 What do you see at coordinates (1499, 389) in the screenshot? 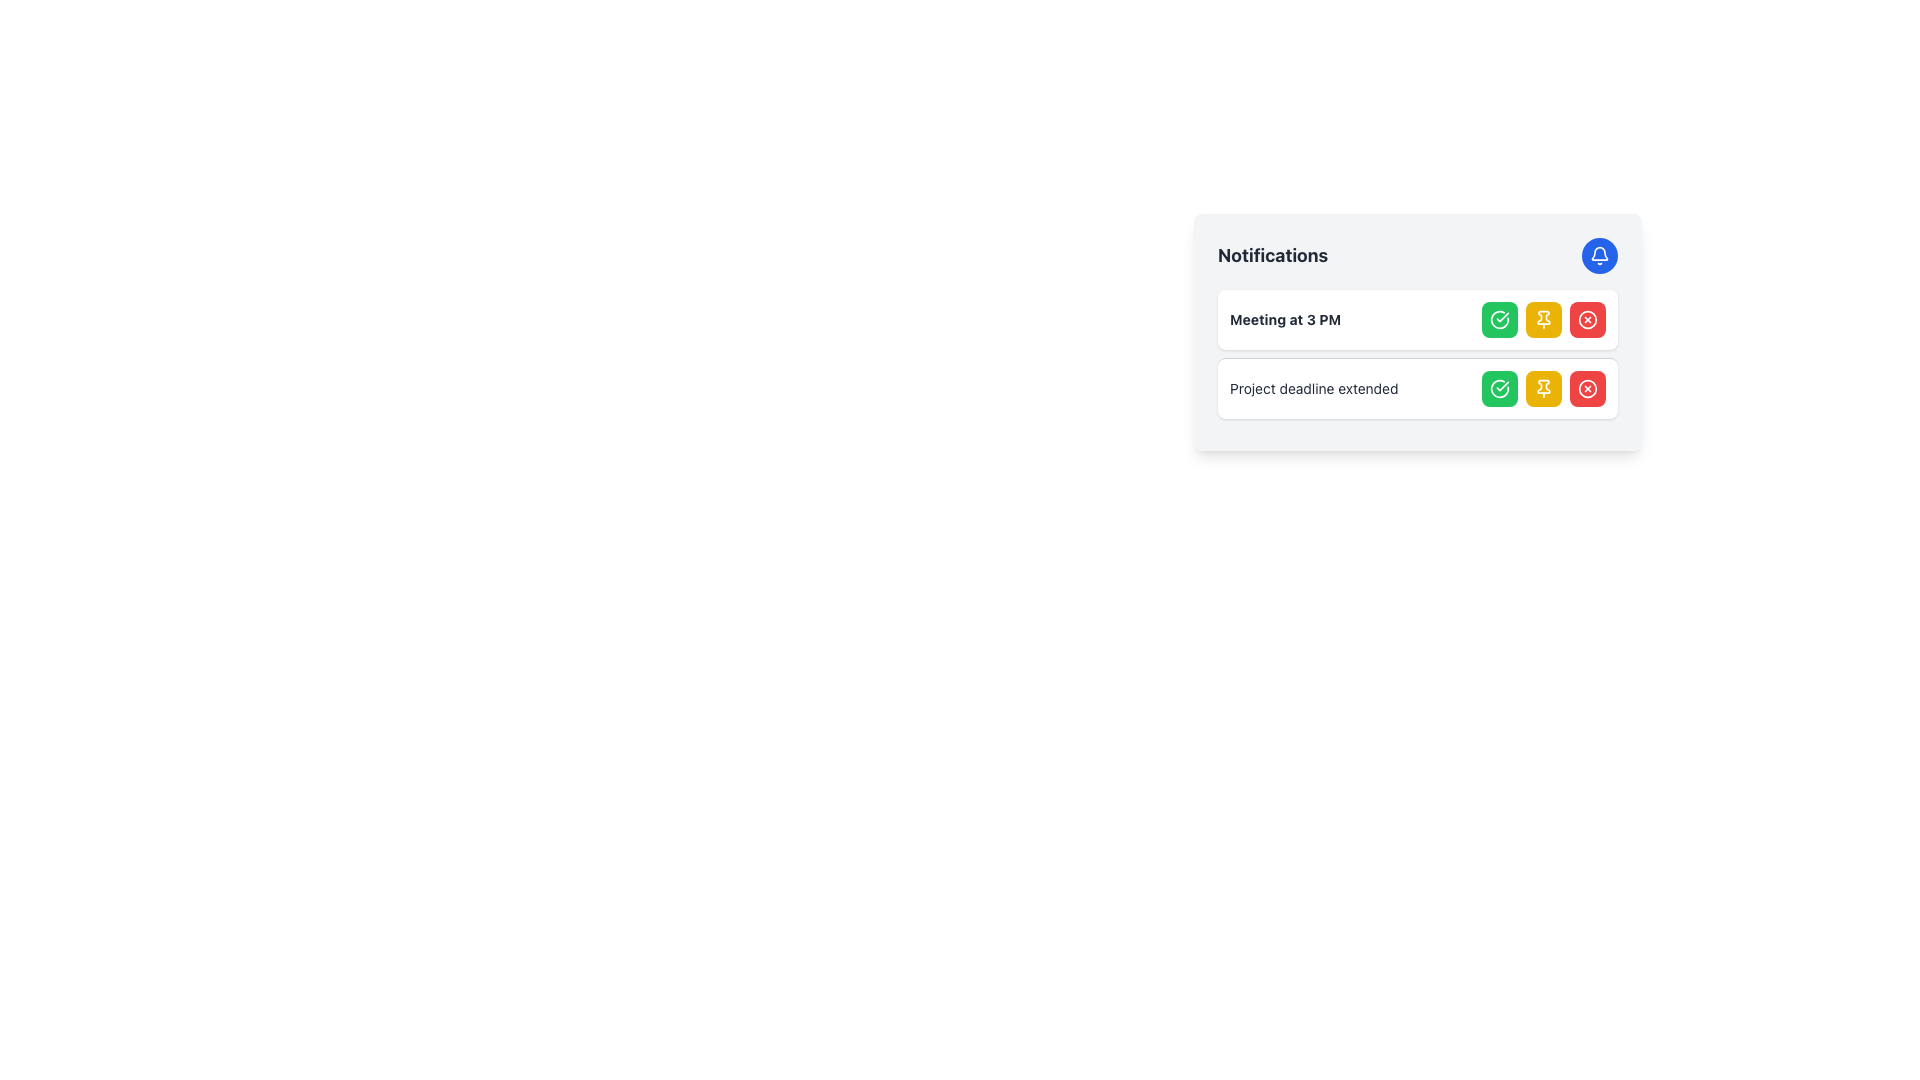
I see `the green rounded button with a white checkmark icon located in the second notification row of the 'Notifications' card` at bounding box center [1499, 389].